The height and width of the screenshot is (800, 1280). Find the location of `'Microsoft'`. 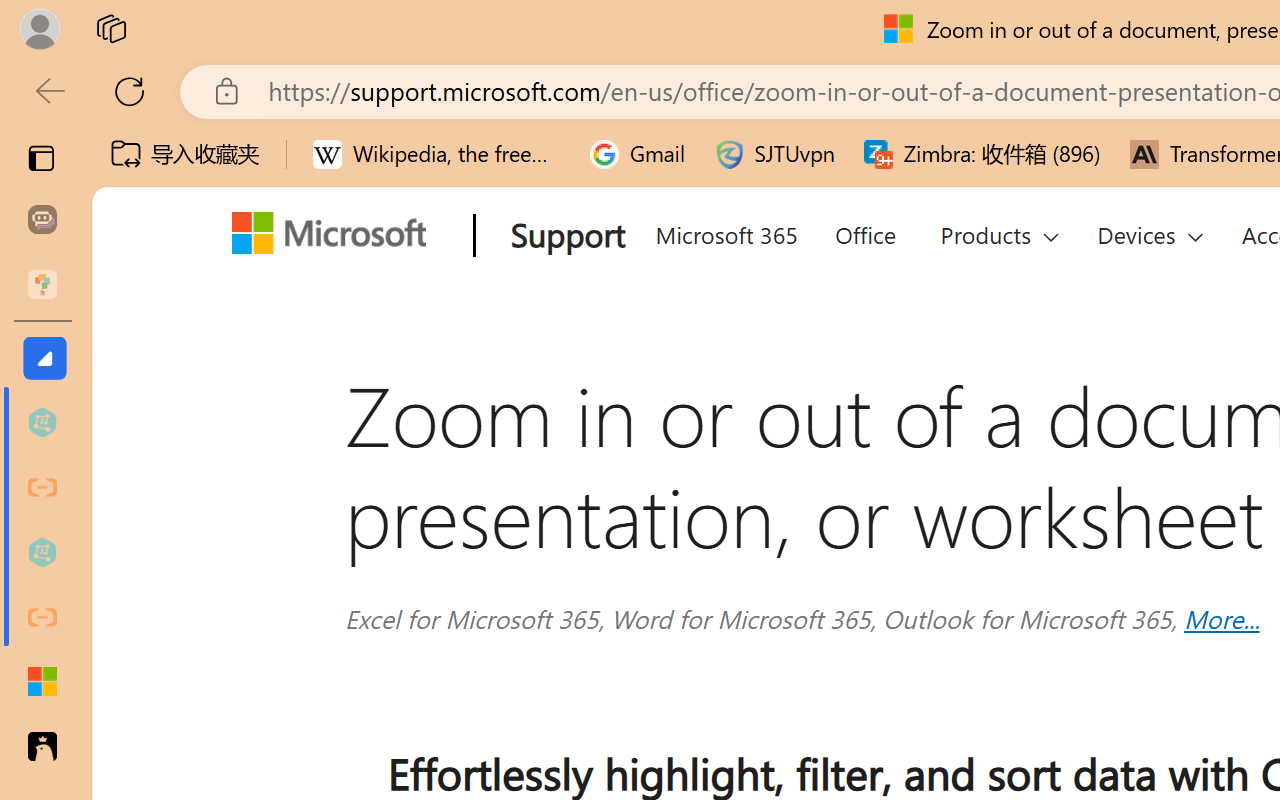

'Microsoft' is located at coordinates (336, 236).